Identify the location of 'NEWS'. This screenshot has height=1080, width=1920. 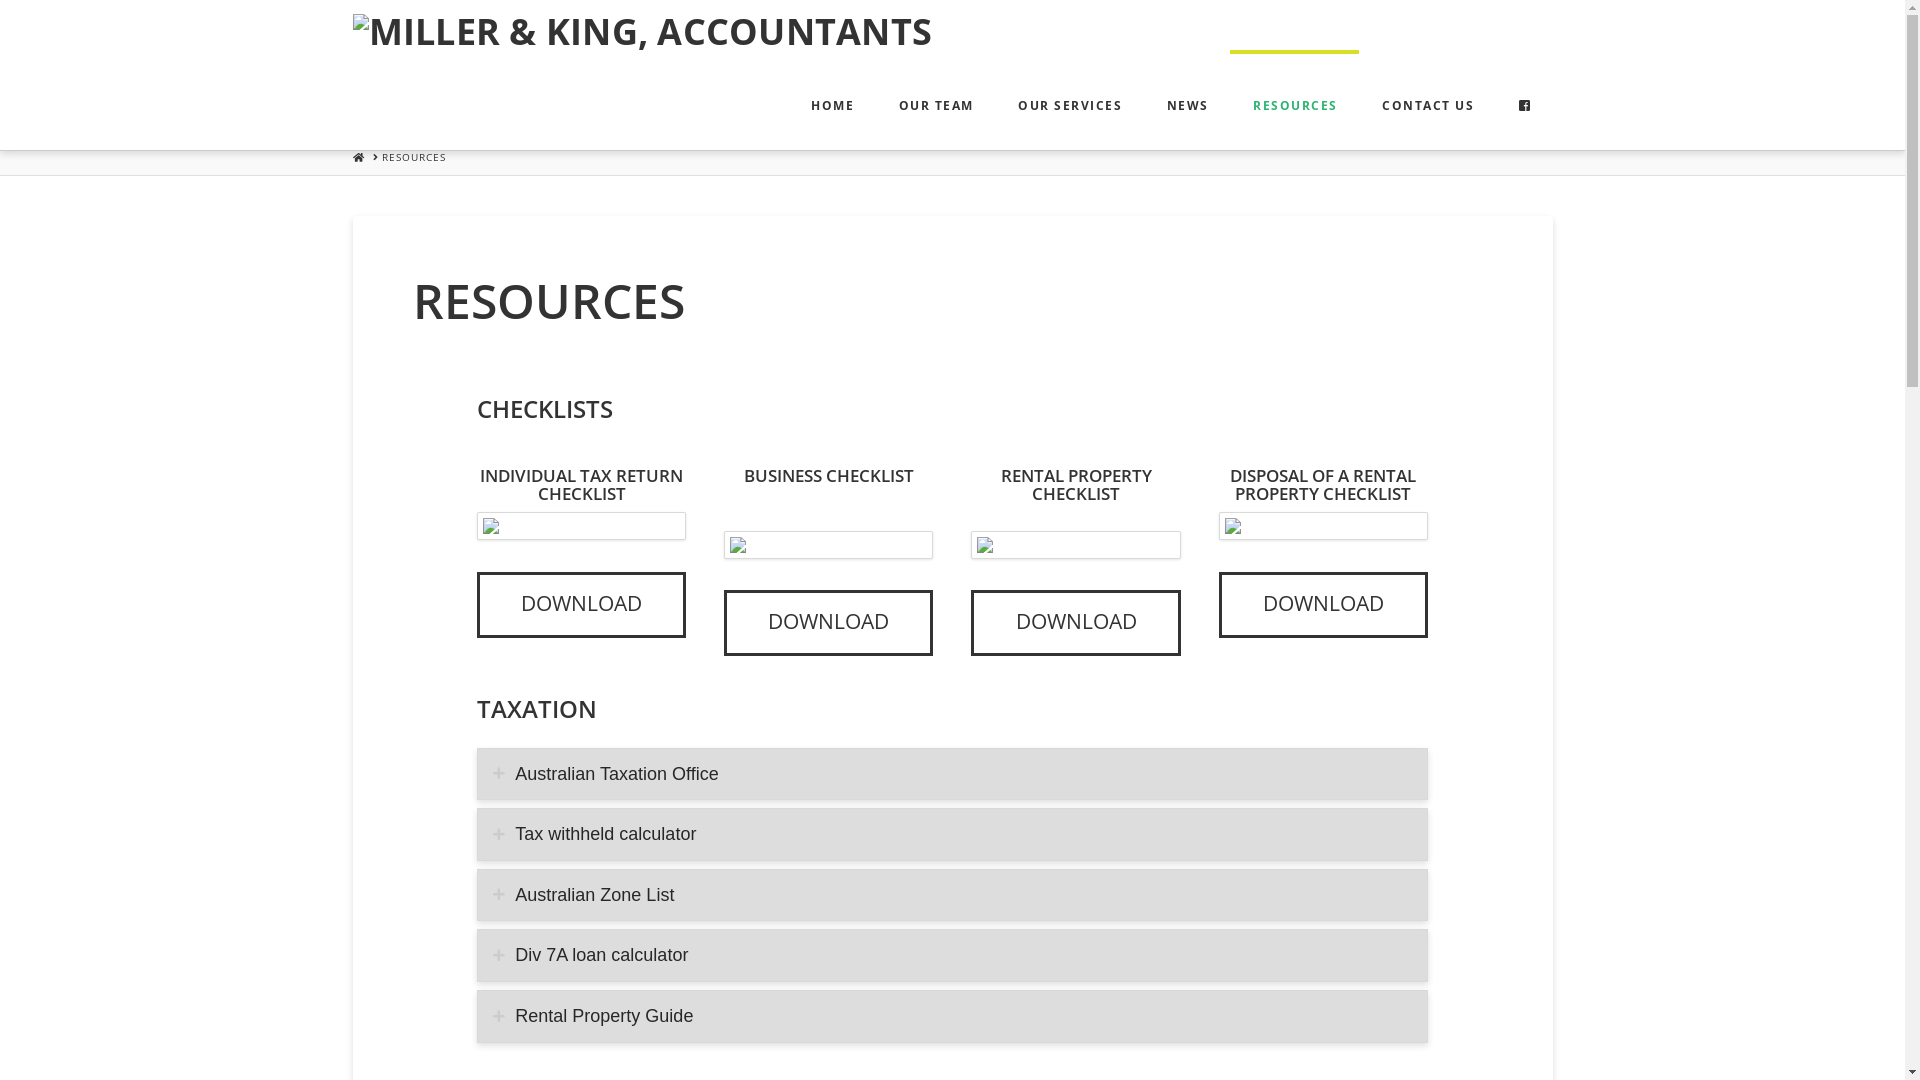
(1143, 100).